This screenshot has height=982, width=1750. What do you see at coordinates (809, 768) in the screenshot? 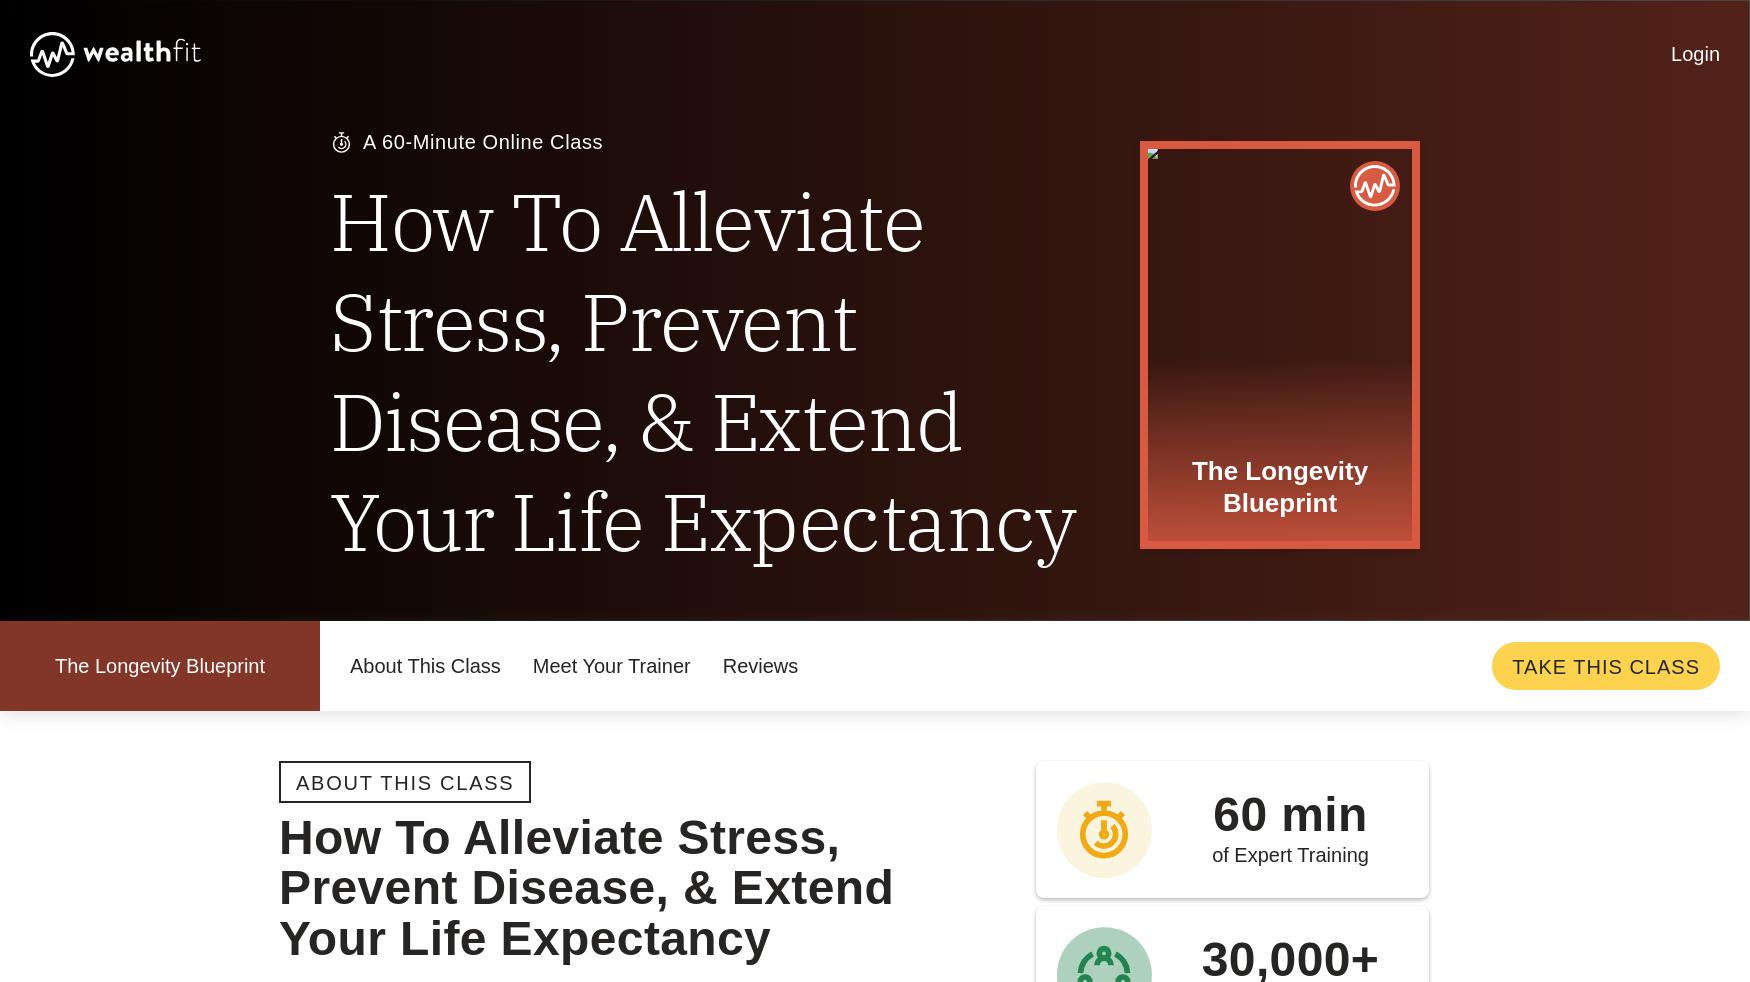
I see `'The Longevity Blueprint'` at bounding box center [809, 768].